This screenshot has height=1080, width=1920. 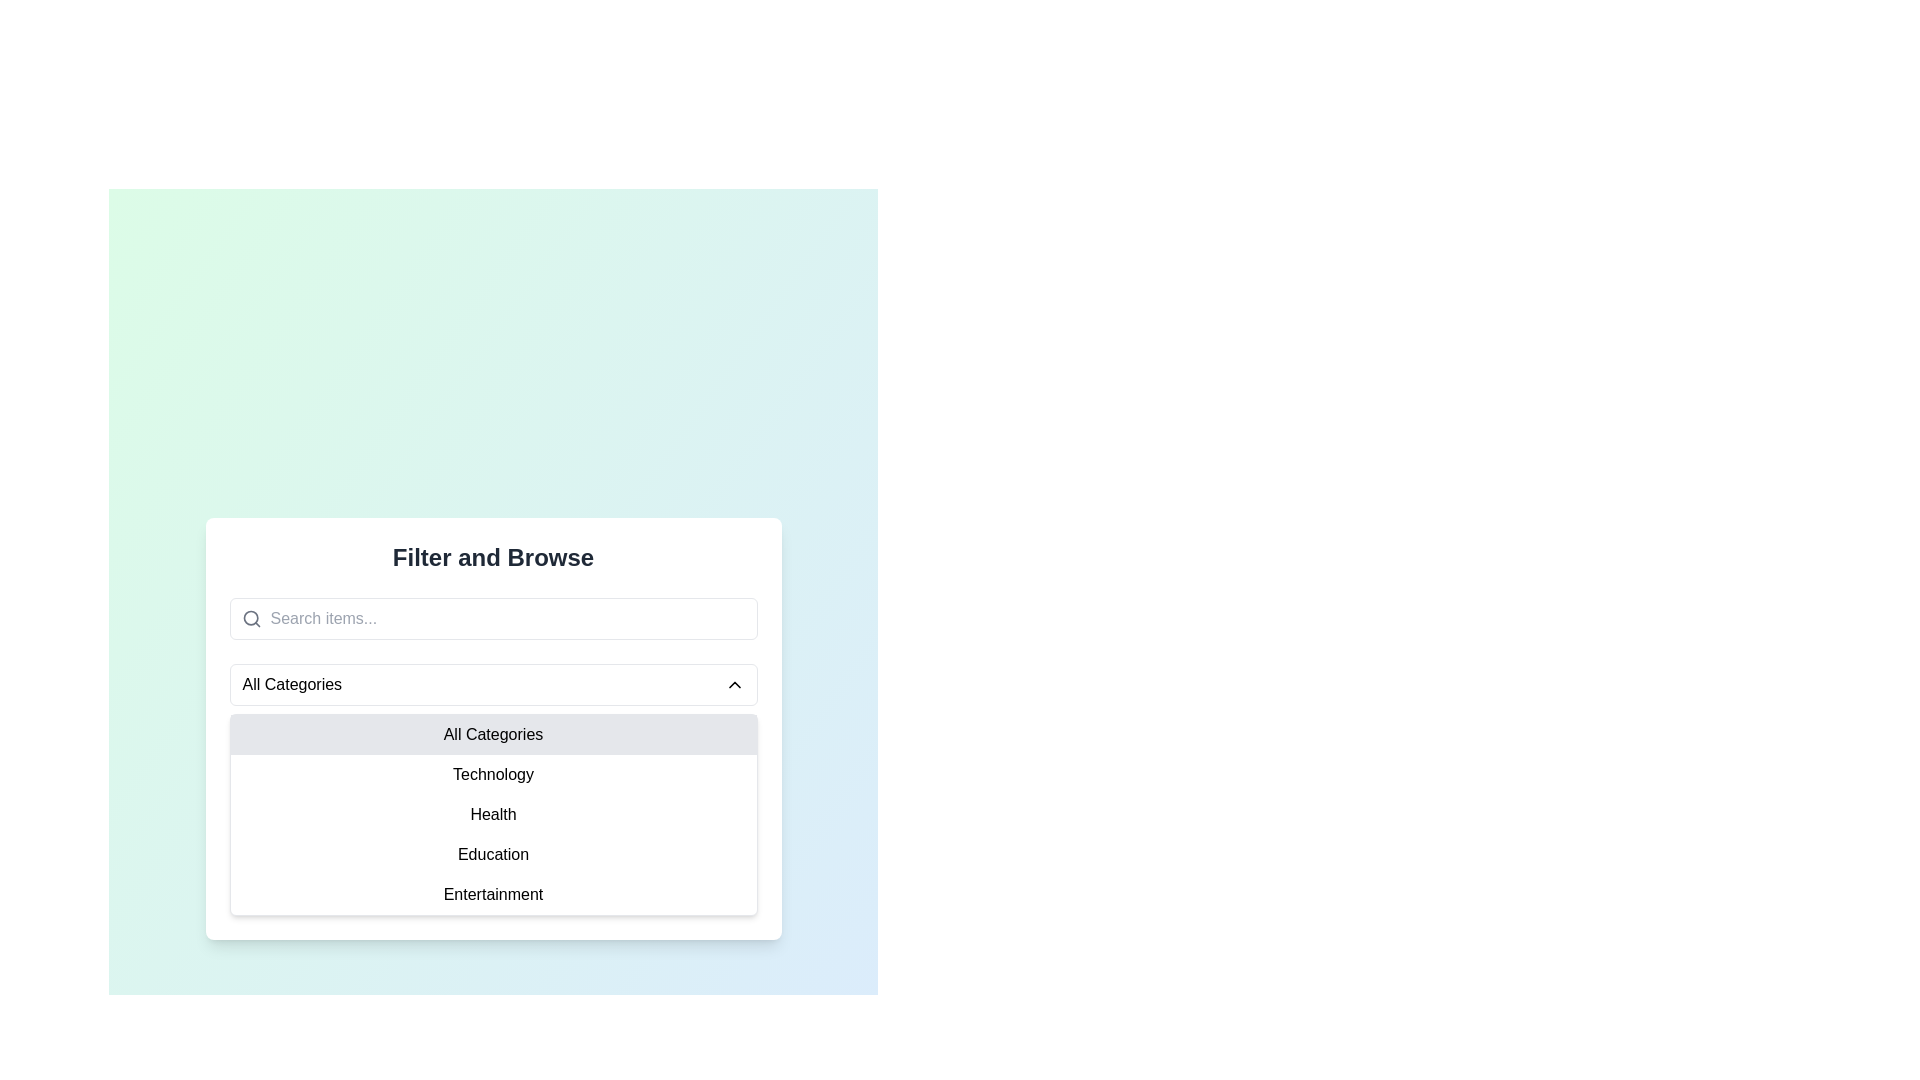 What do you see at coordinates (291, 684) in the screenshot?
I see `the label in the dropdown menu that displays the currently selected category` at bounding box center [291, 684].